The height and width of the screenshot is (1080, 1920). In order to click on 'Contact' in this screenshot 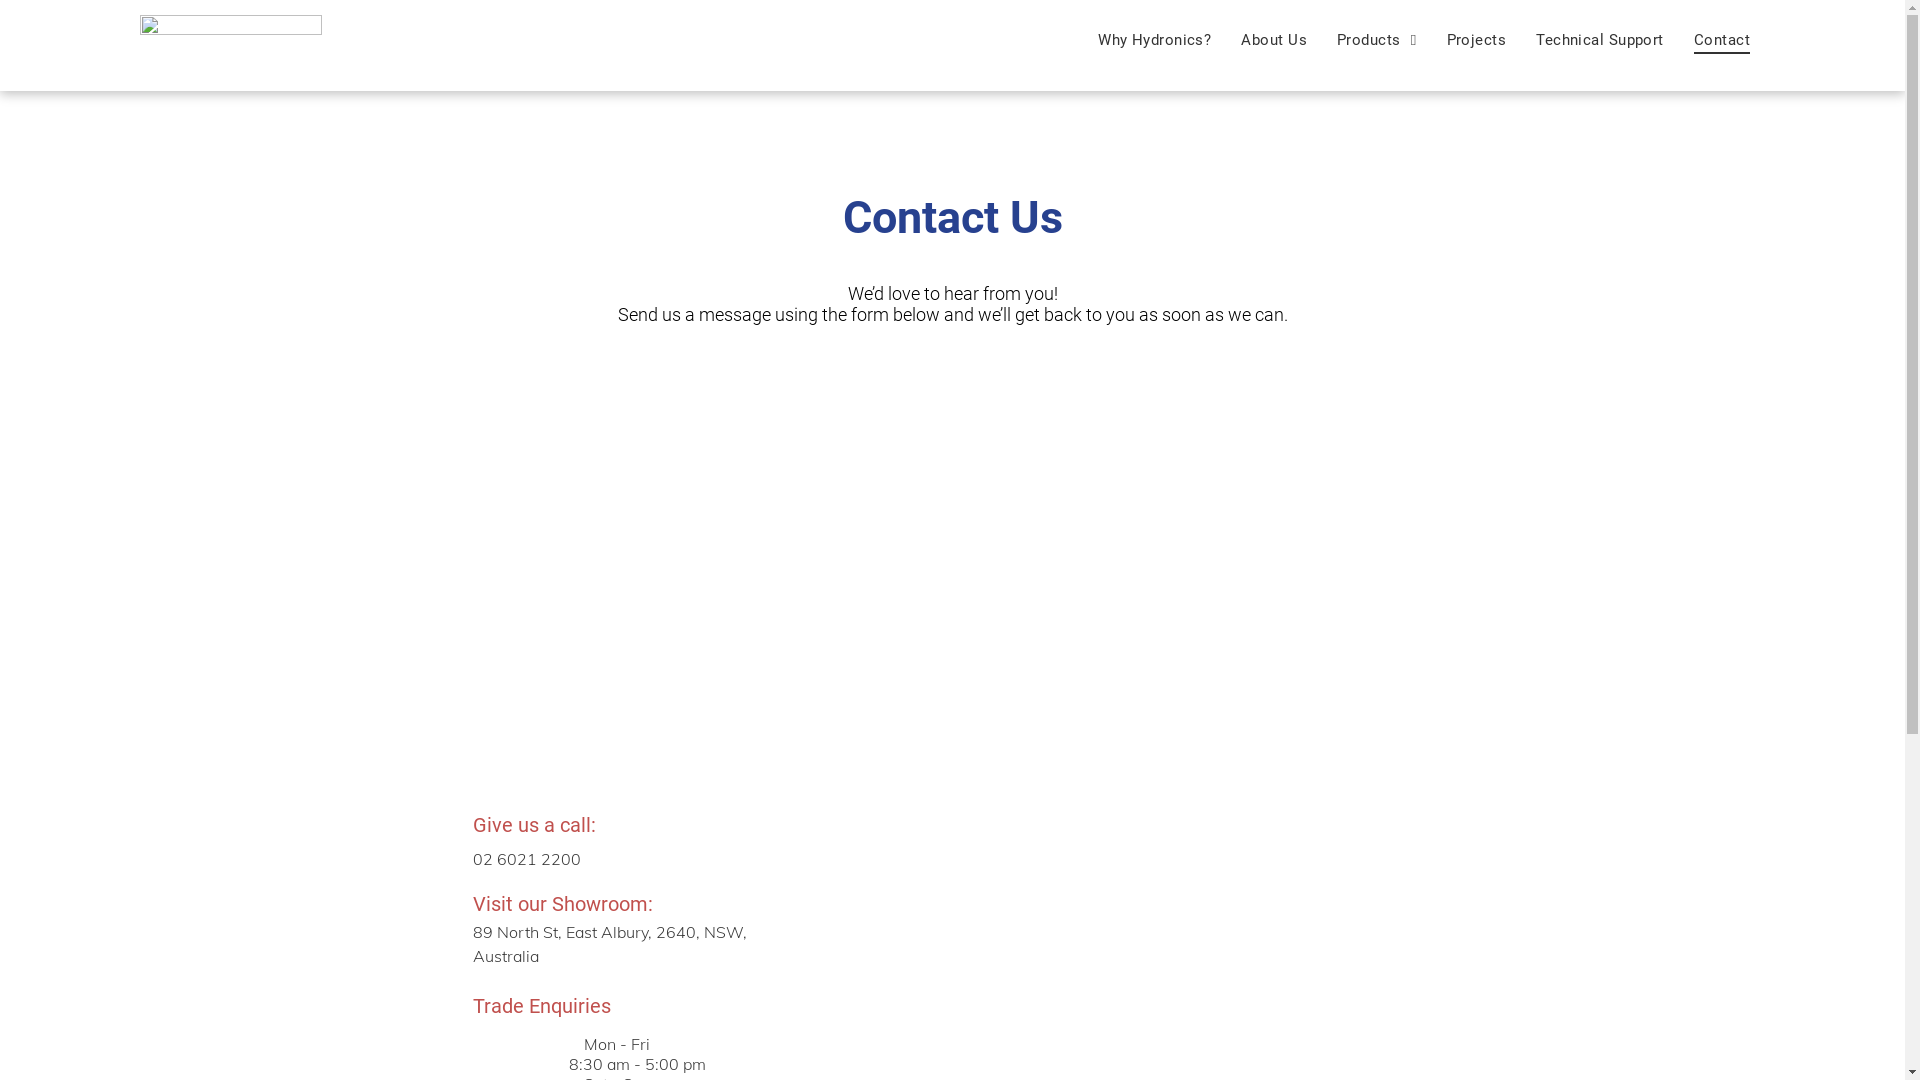, I will do `click(1679, 39)`.